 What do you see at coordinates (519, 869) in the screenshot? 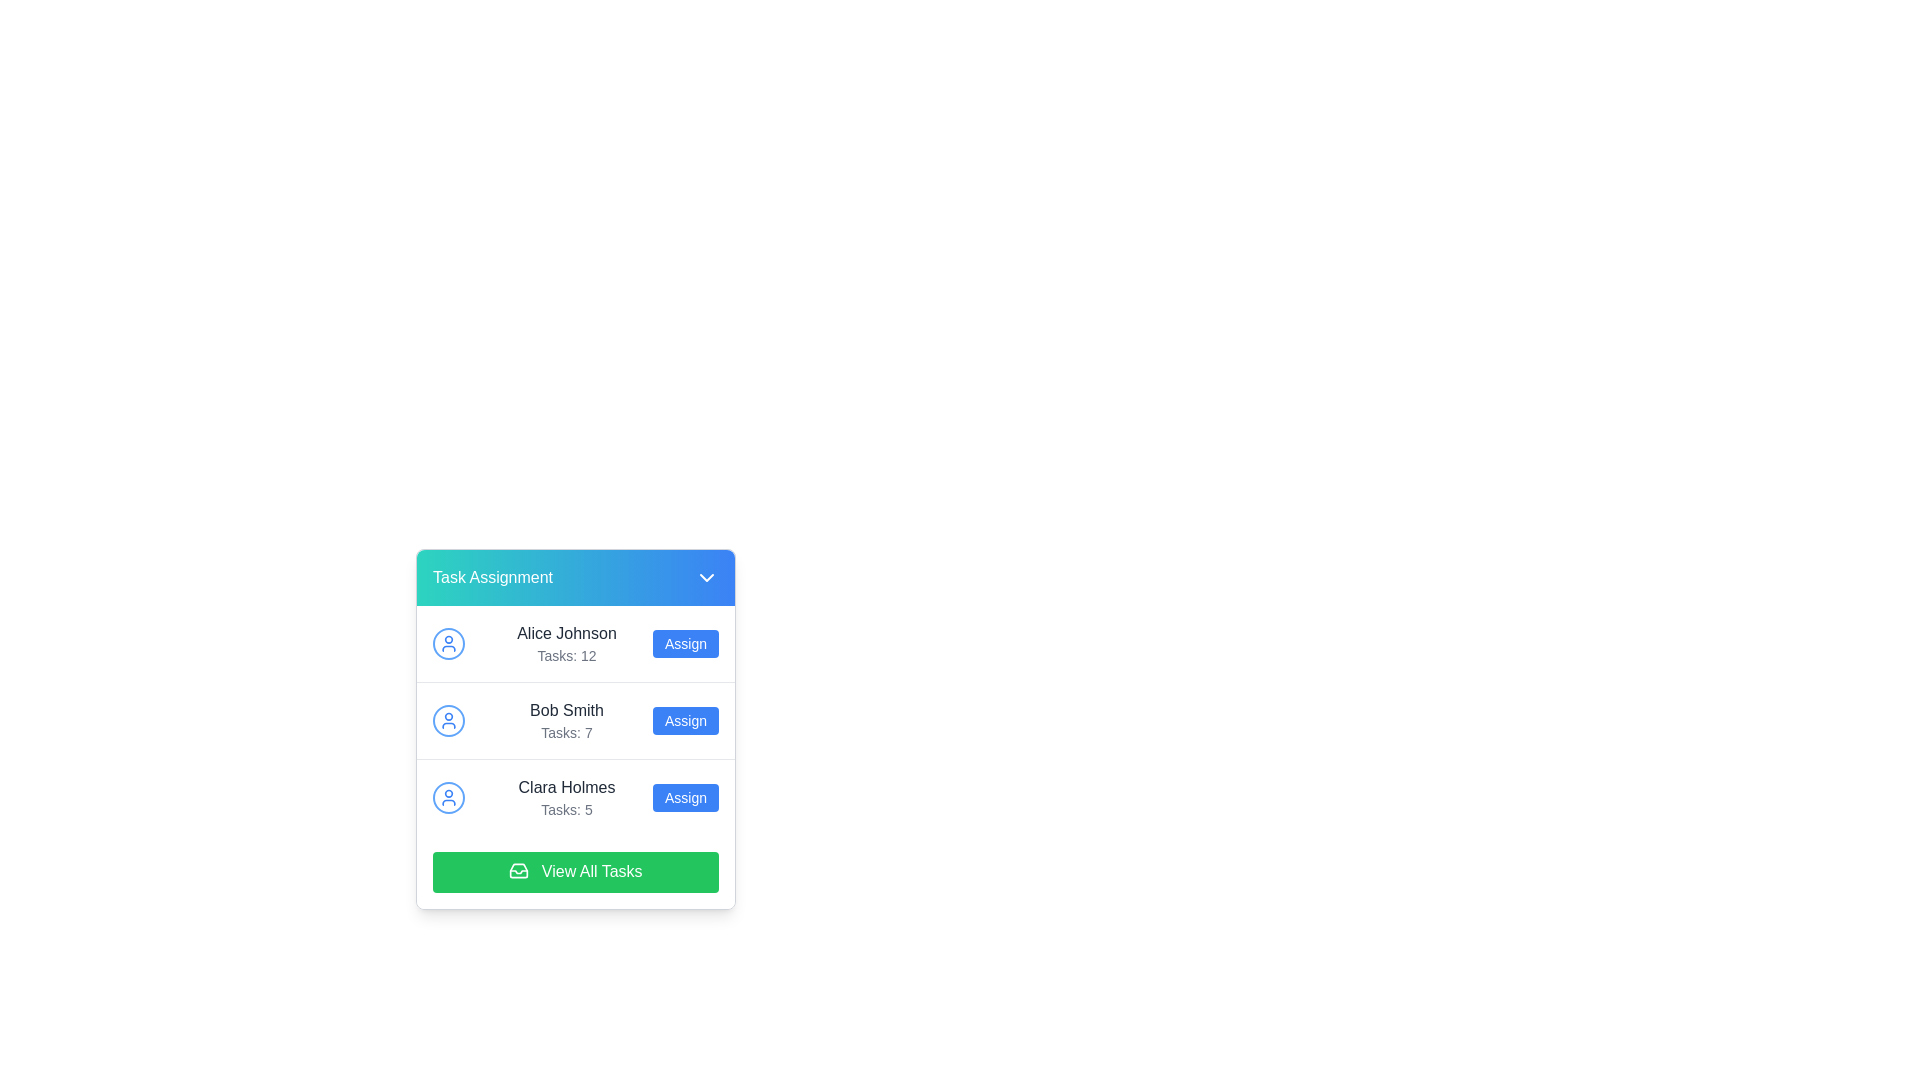
I see `the icon resembling a tray or inbox, which is located to the left of the 'View All Tasks' button at the bottom of the task assignment panel` at bounding box center [519, 869].